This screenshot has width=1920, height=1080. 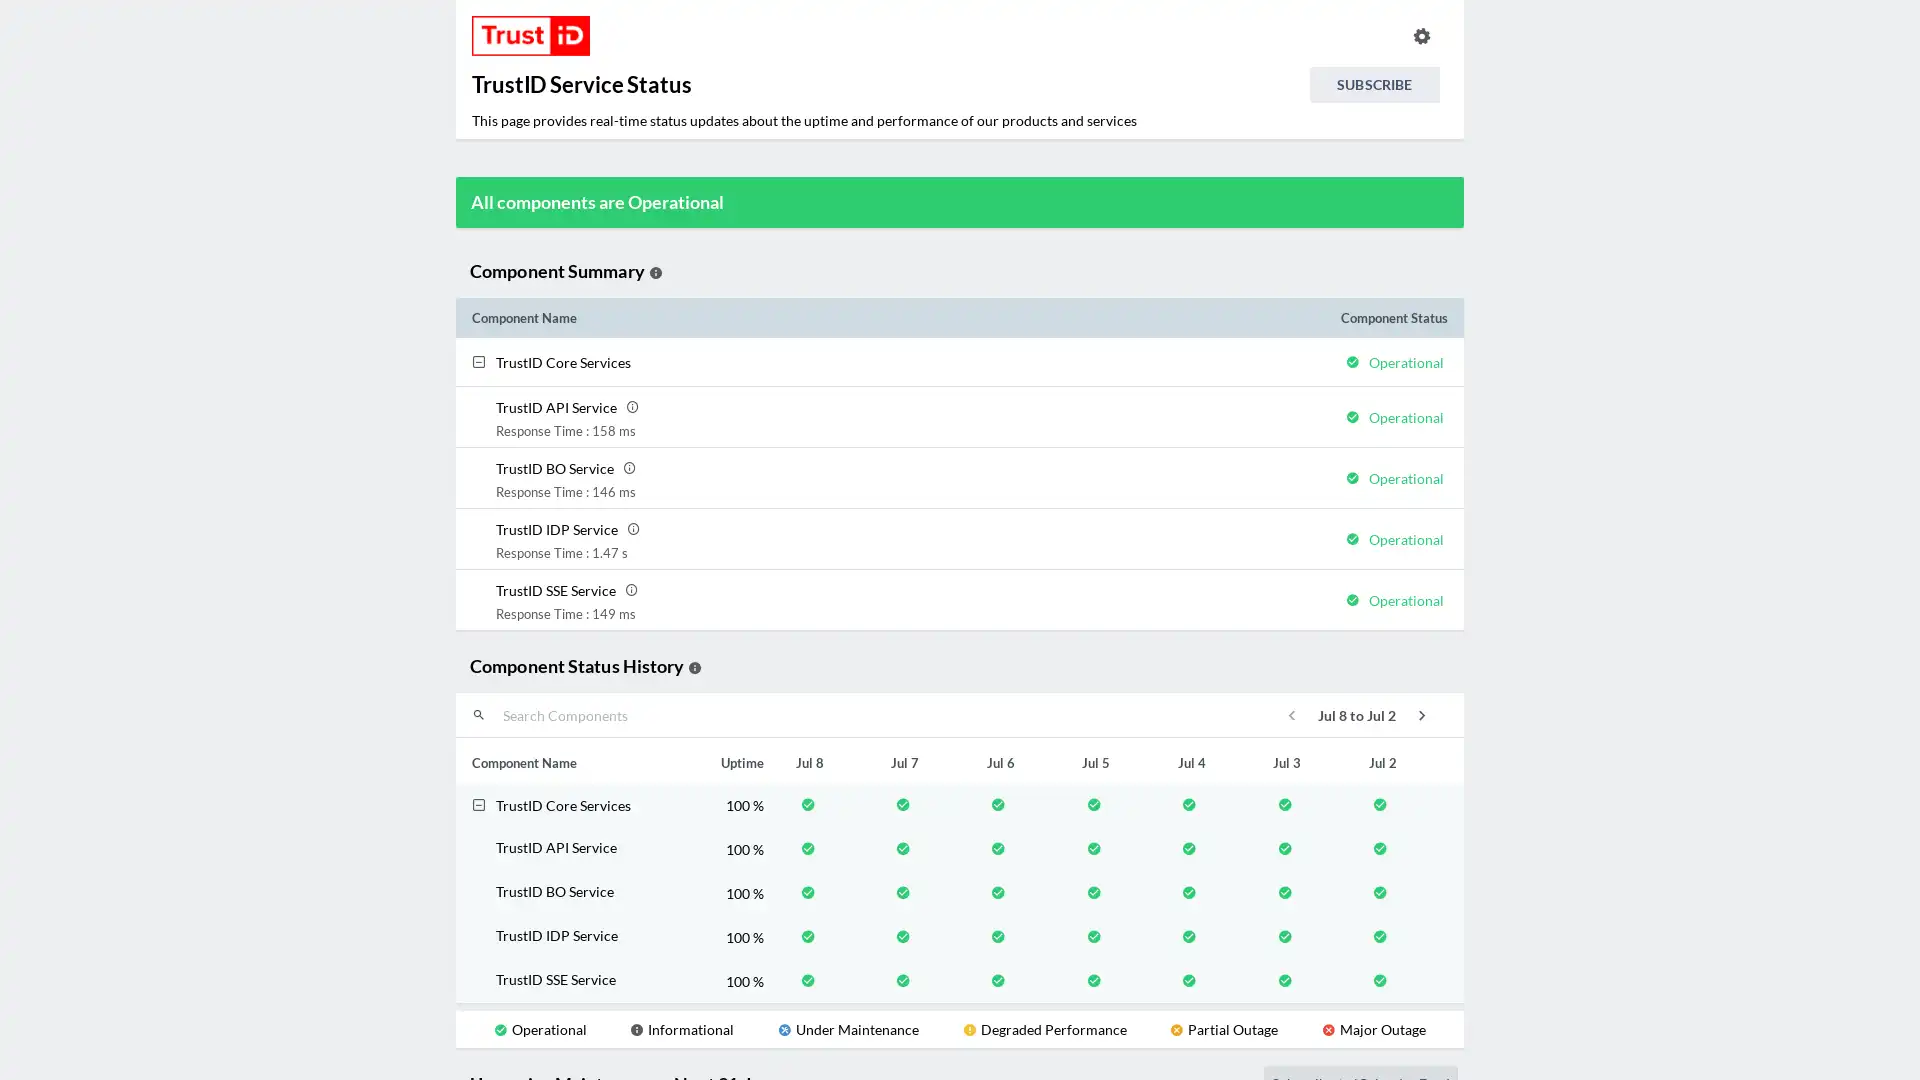 I want to click on SUBSCRIBE, so click(x=1373, y=83).